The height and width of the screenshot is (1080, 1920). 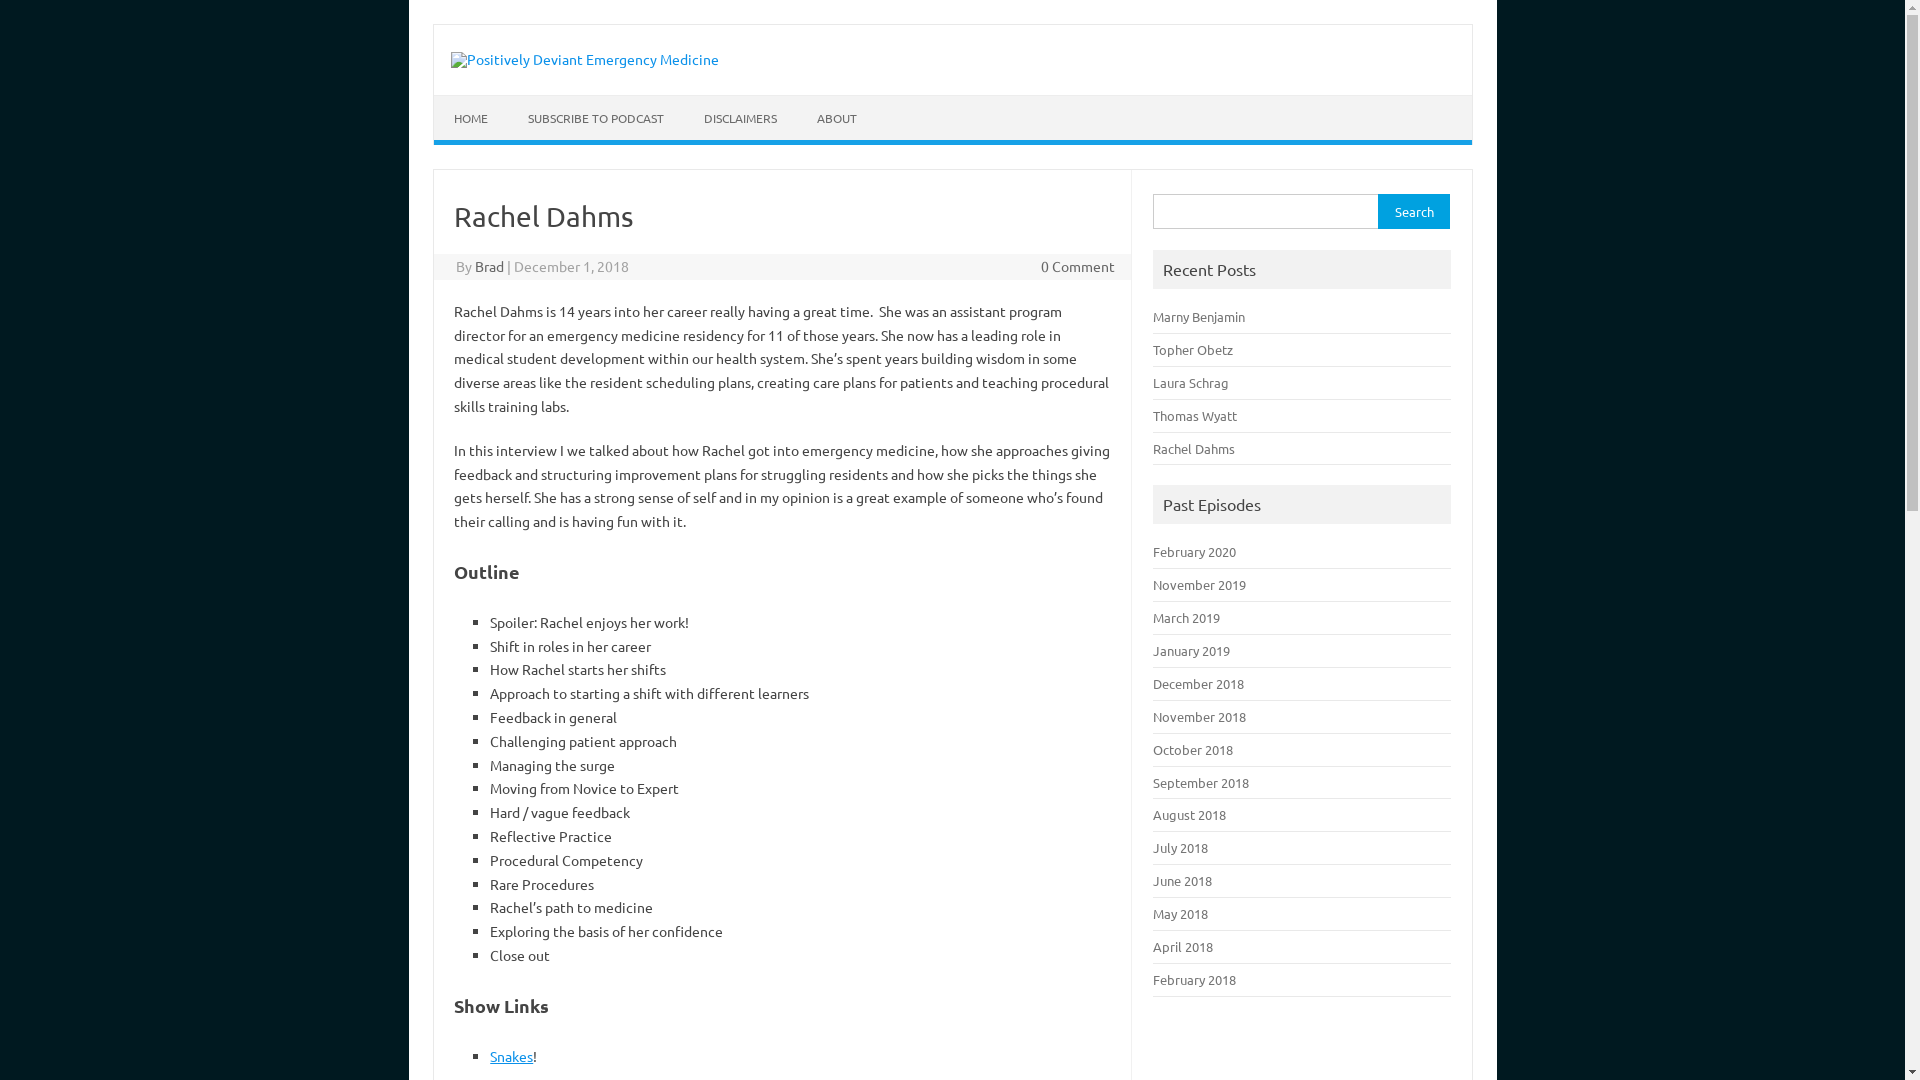 I want to click on 'April 2018', so click(x=1182, y=945).